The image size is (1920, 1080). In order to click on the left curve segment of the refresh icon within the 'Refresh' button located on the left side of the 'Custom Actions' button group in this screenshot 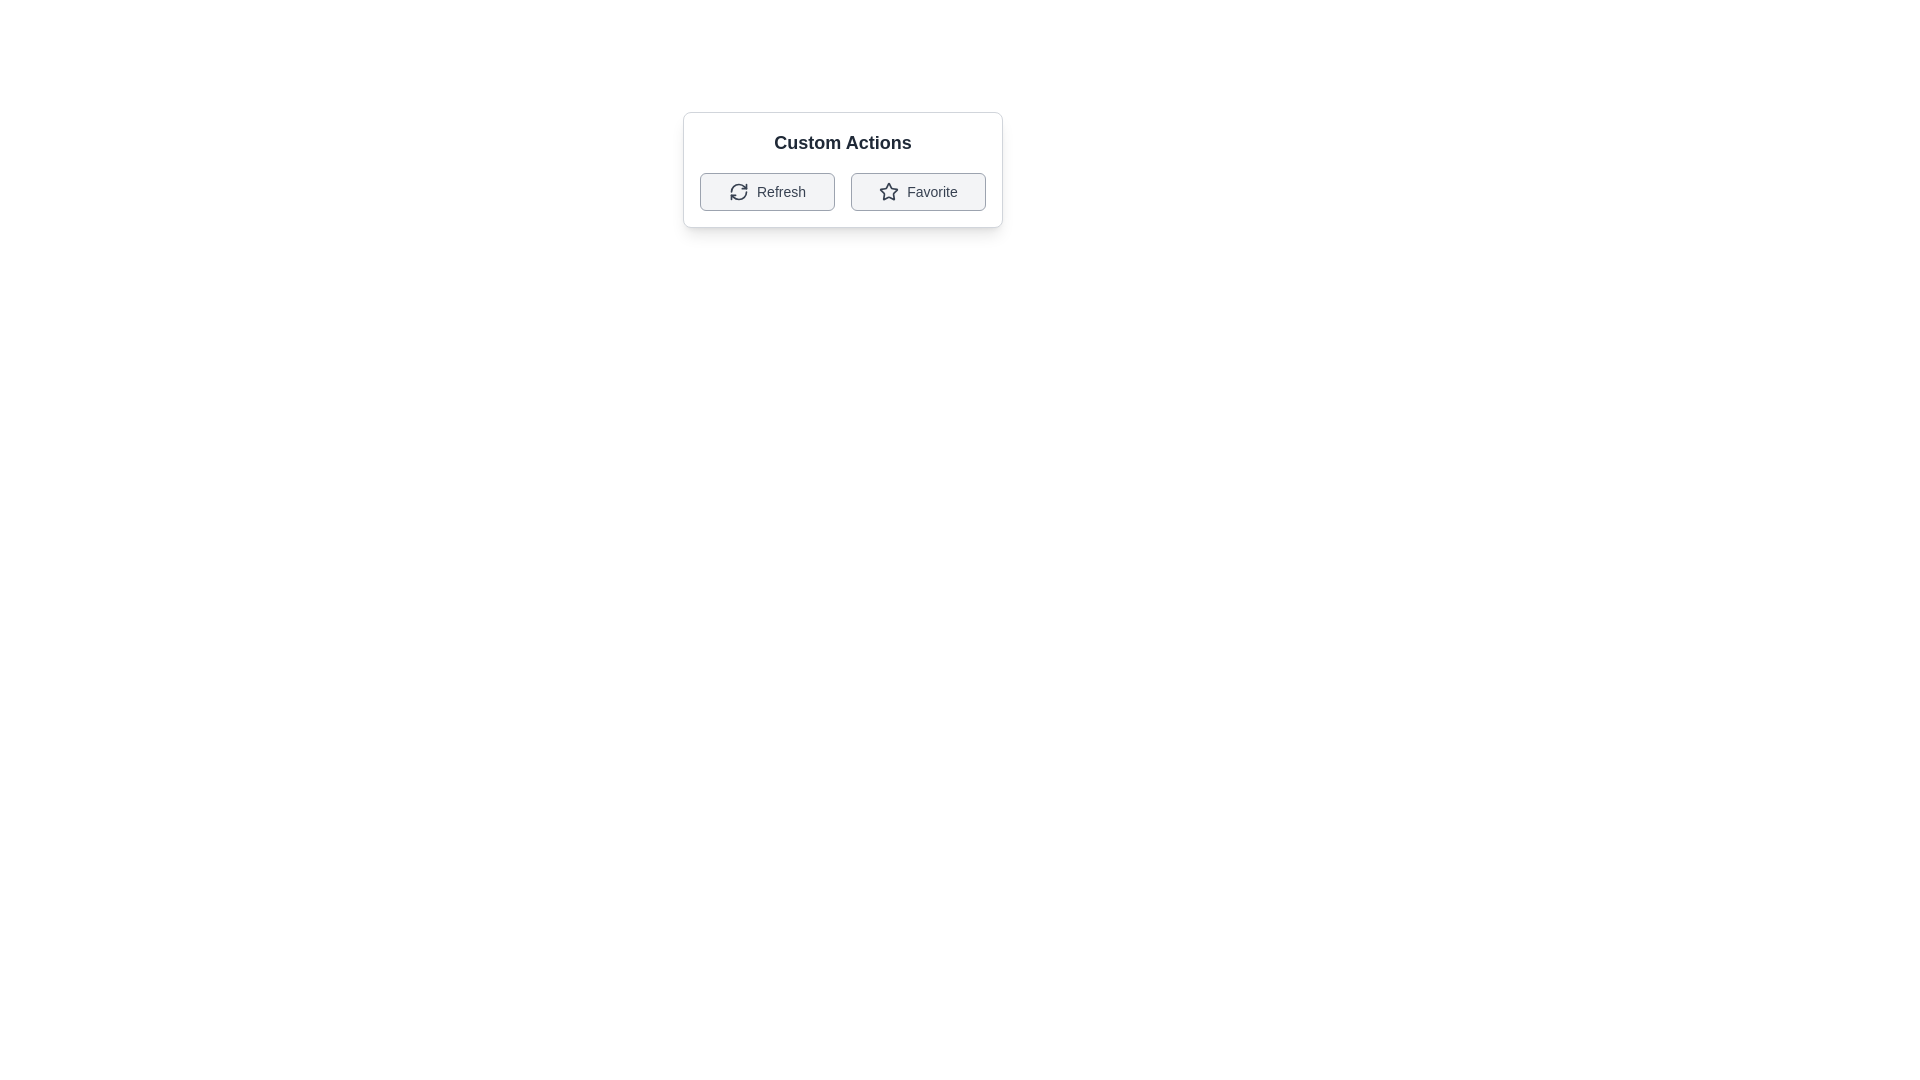, I will do `click(738, 188)`.